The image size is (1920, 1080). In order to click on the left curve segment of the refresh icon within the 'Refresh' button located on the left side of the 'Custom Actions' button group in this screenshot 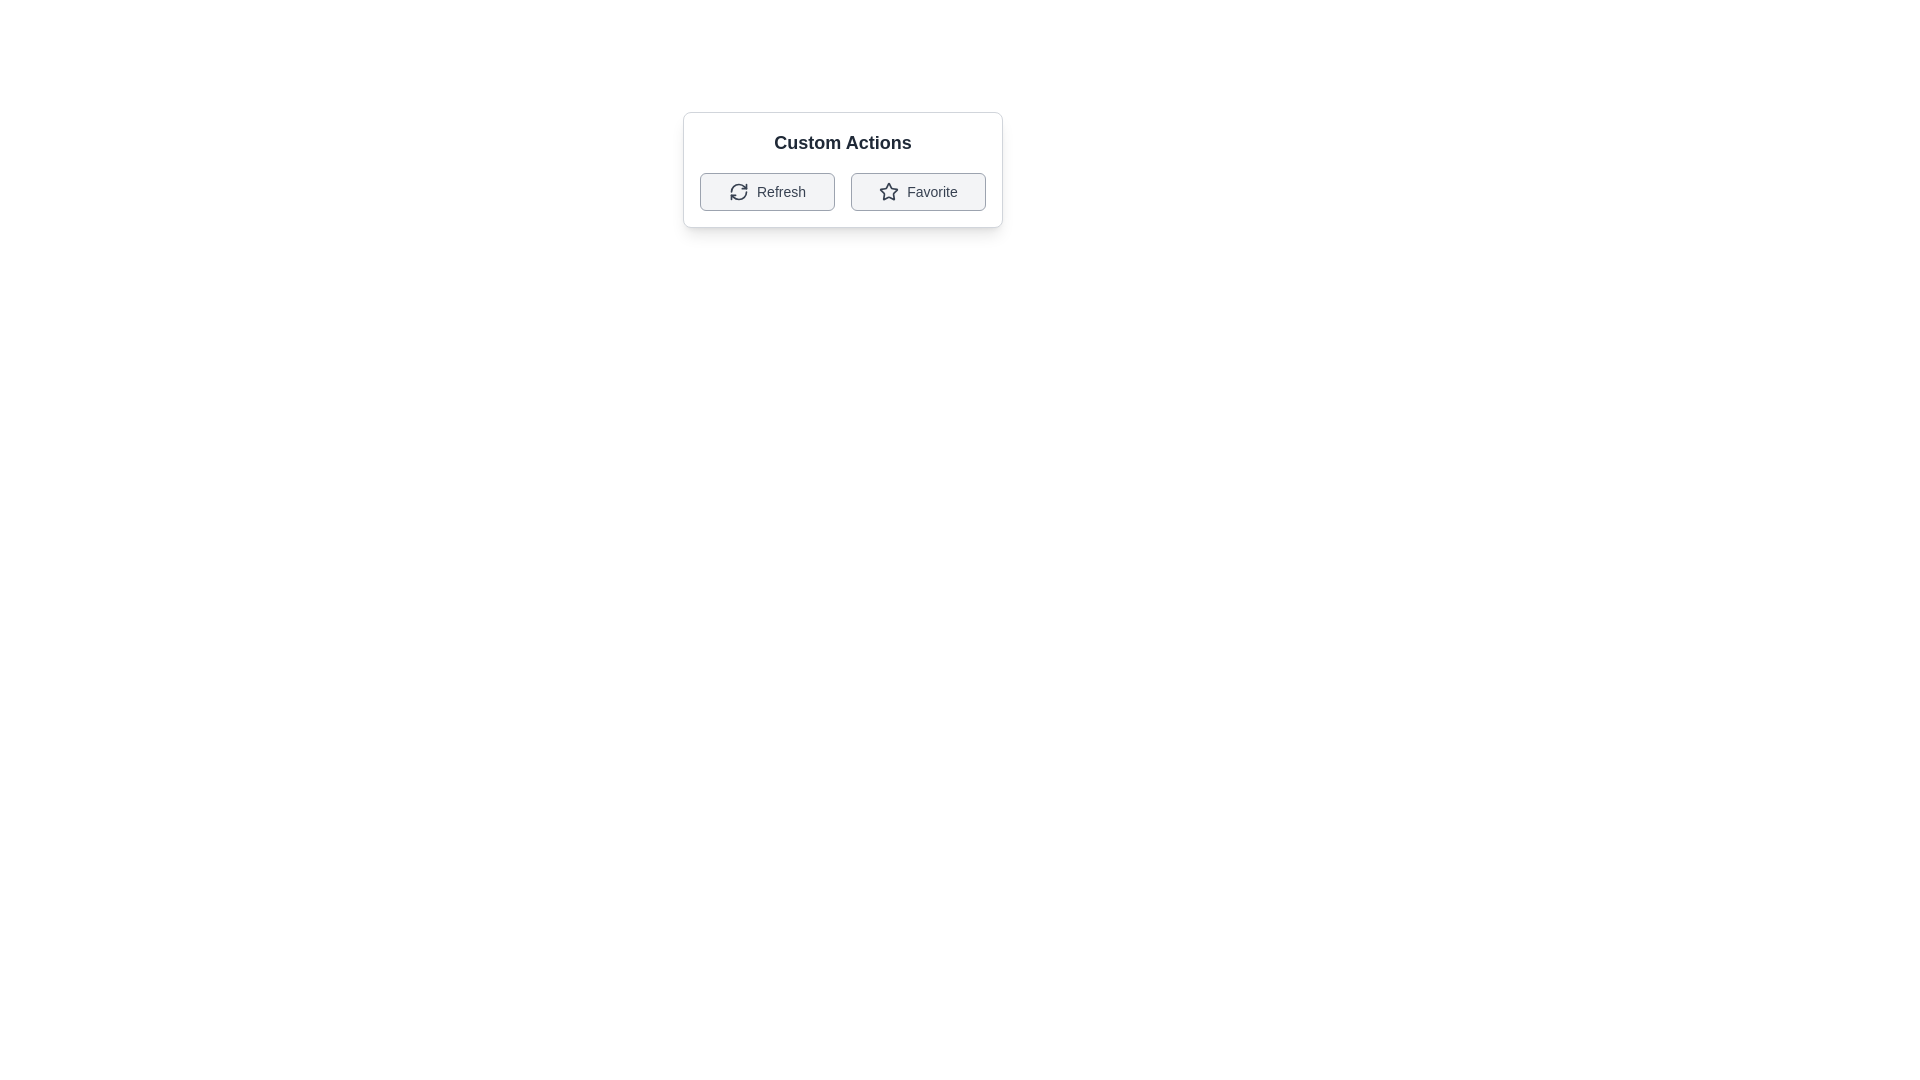, I will do `click(738, 188)`.